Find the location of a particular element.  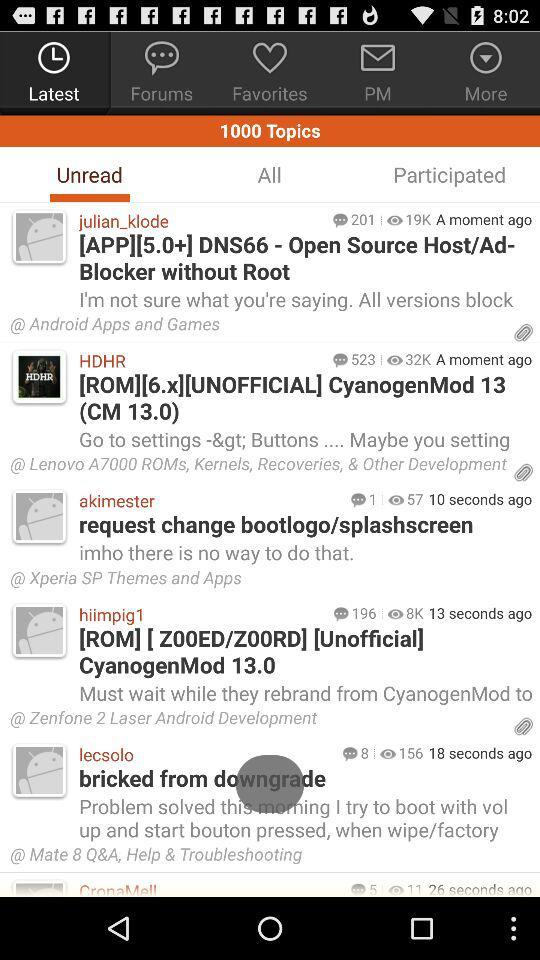

item below 1000 topics is located at coordinates (88, 173).